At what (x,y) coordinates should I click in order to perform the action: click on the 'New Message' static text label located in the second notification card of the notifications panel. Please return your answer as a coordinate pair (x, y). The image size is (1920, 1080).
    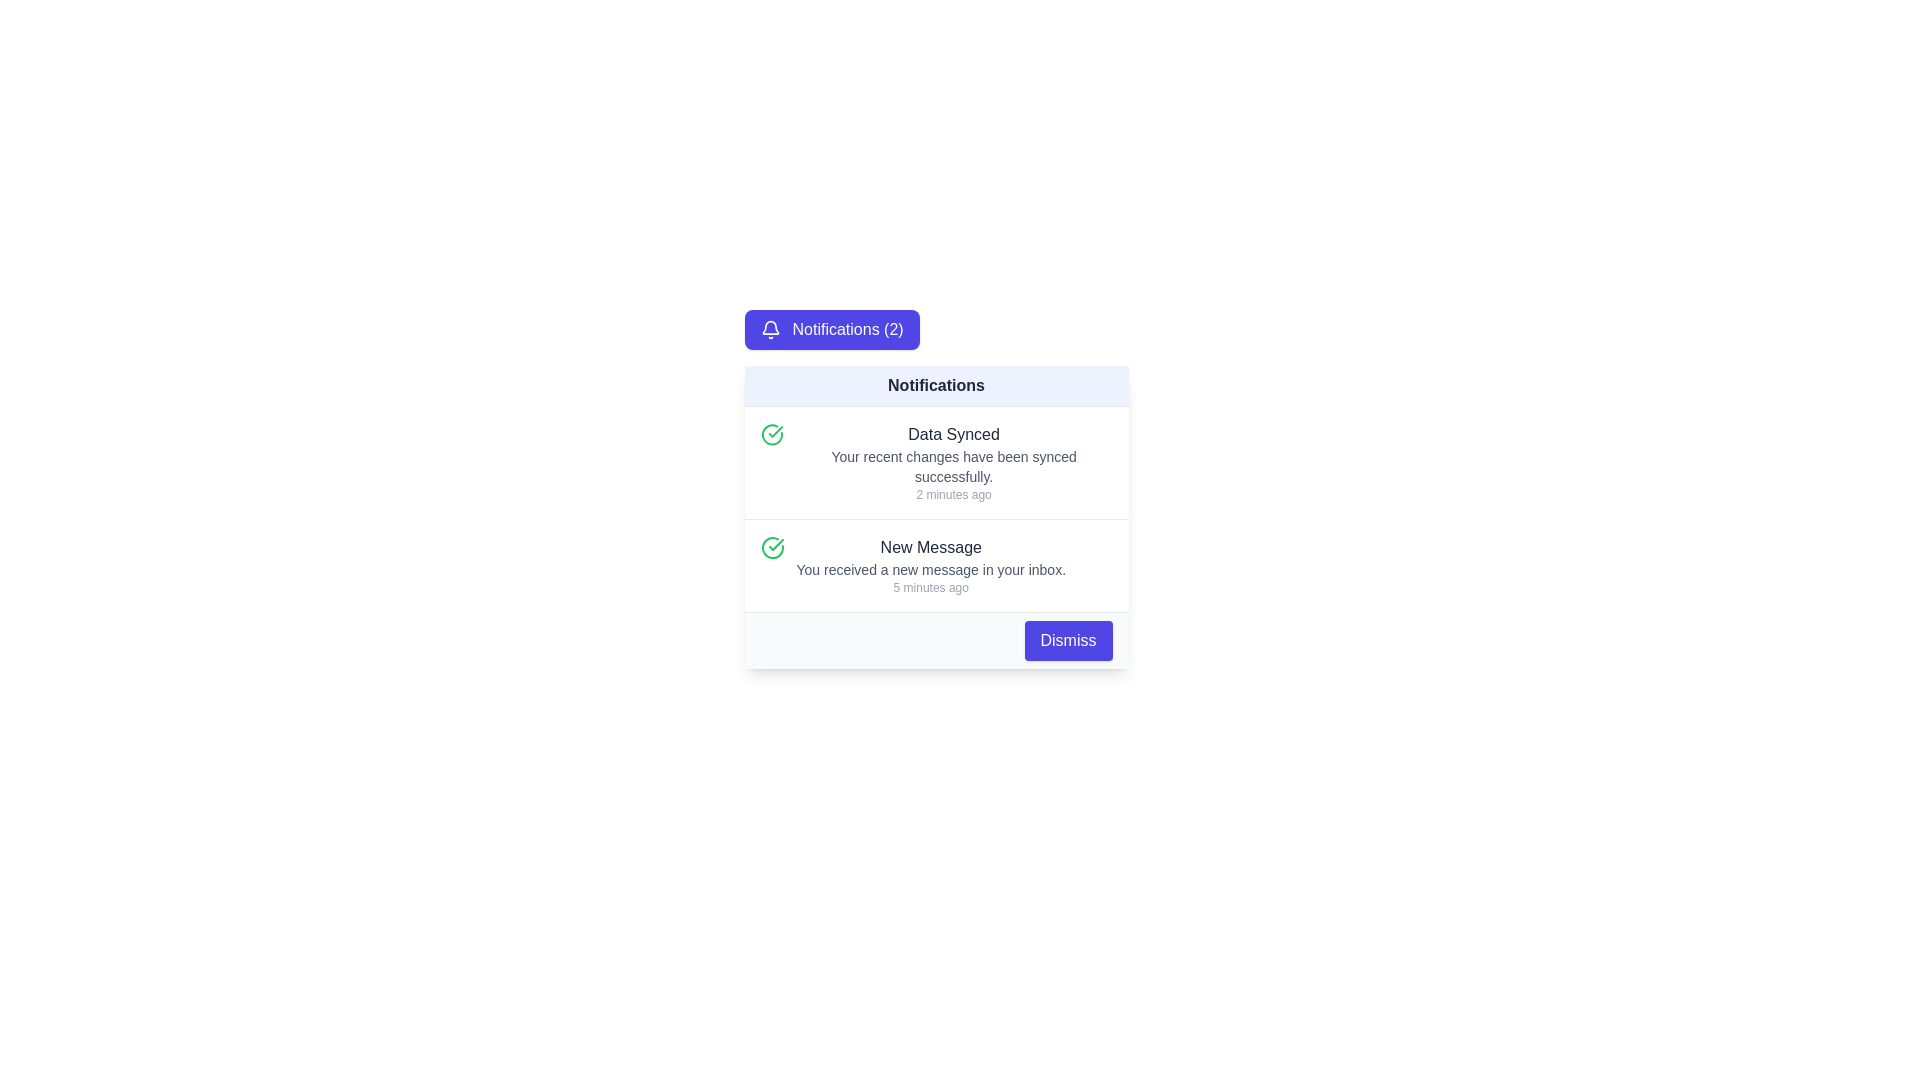
    Looking at the image, I should click on (930, 547).